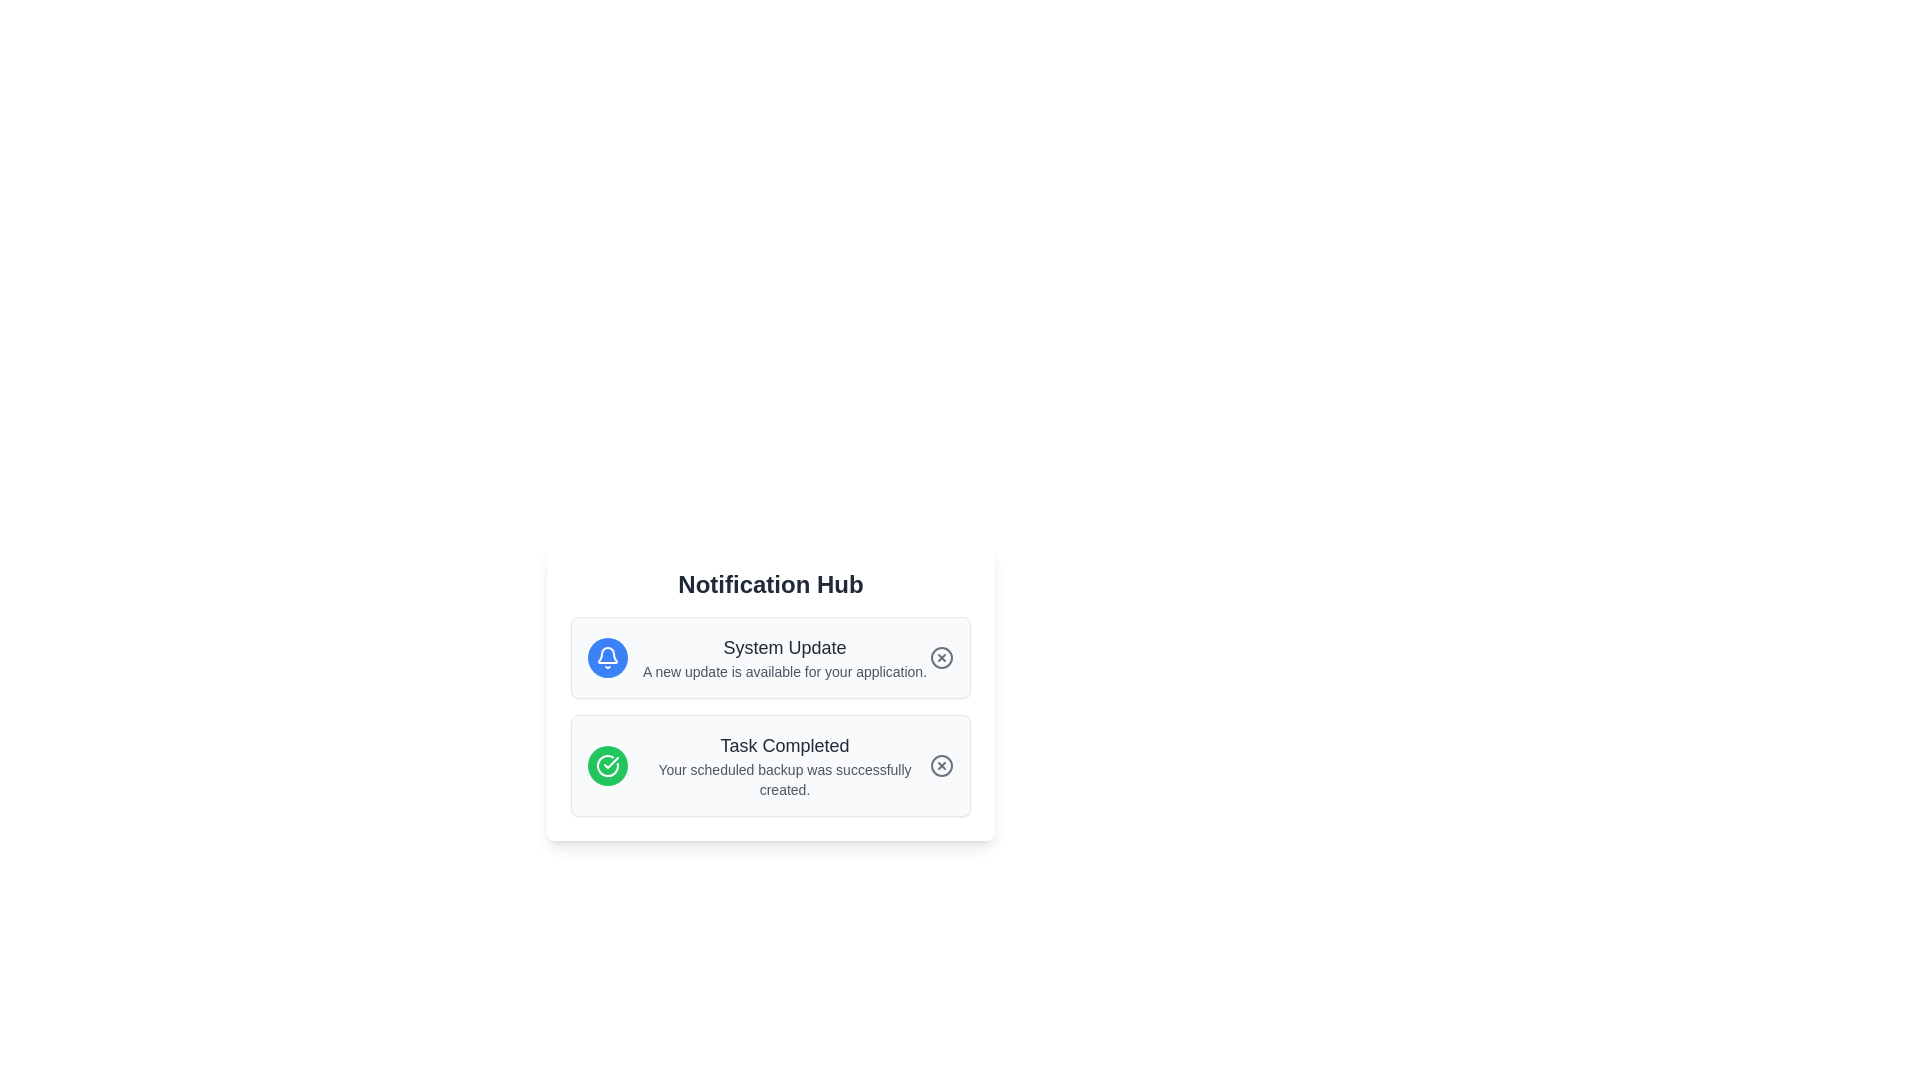 Image resolution: width=1920 pixels, height=1080 pixels. What do you see at coordinates (784, 658) in the screenshot?
I see `the Text element that provides information about a system update, located within a notification card to the right of a blue notification bell icon` at bounding box center [784, 658].